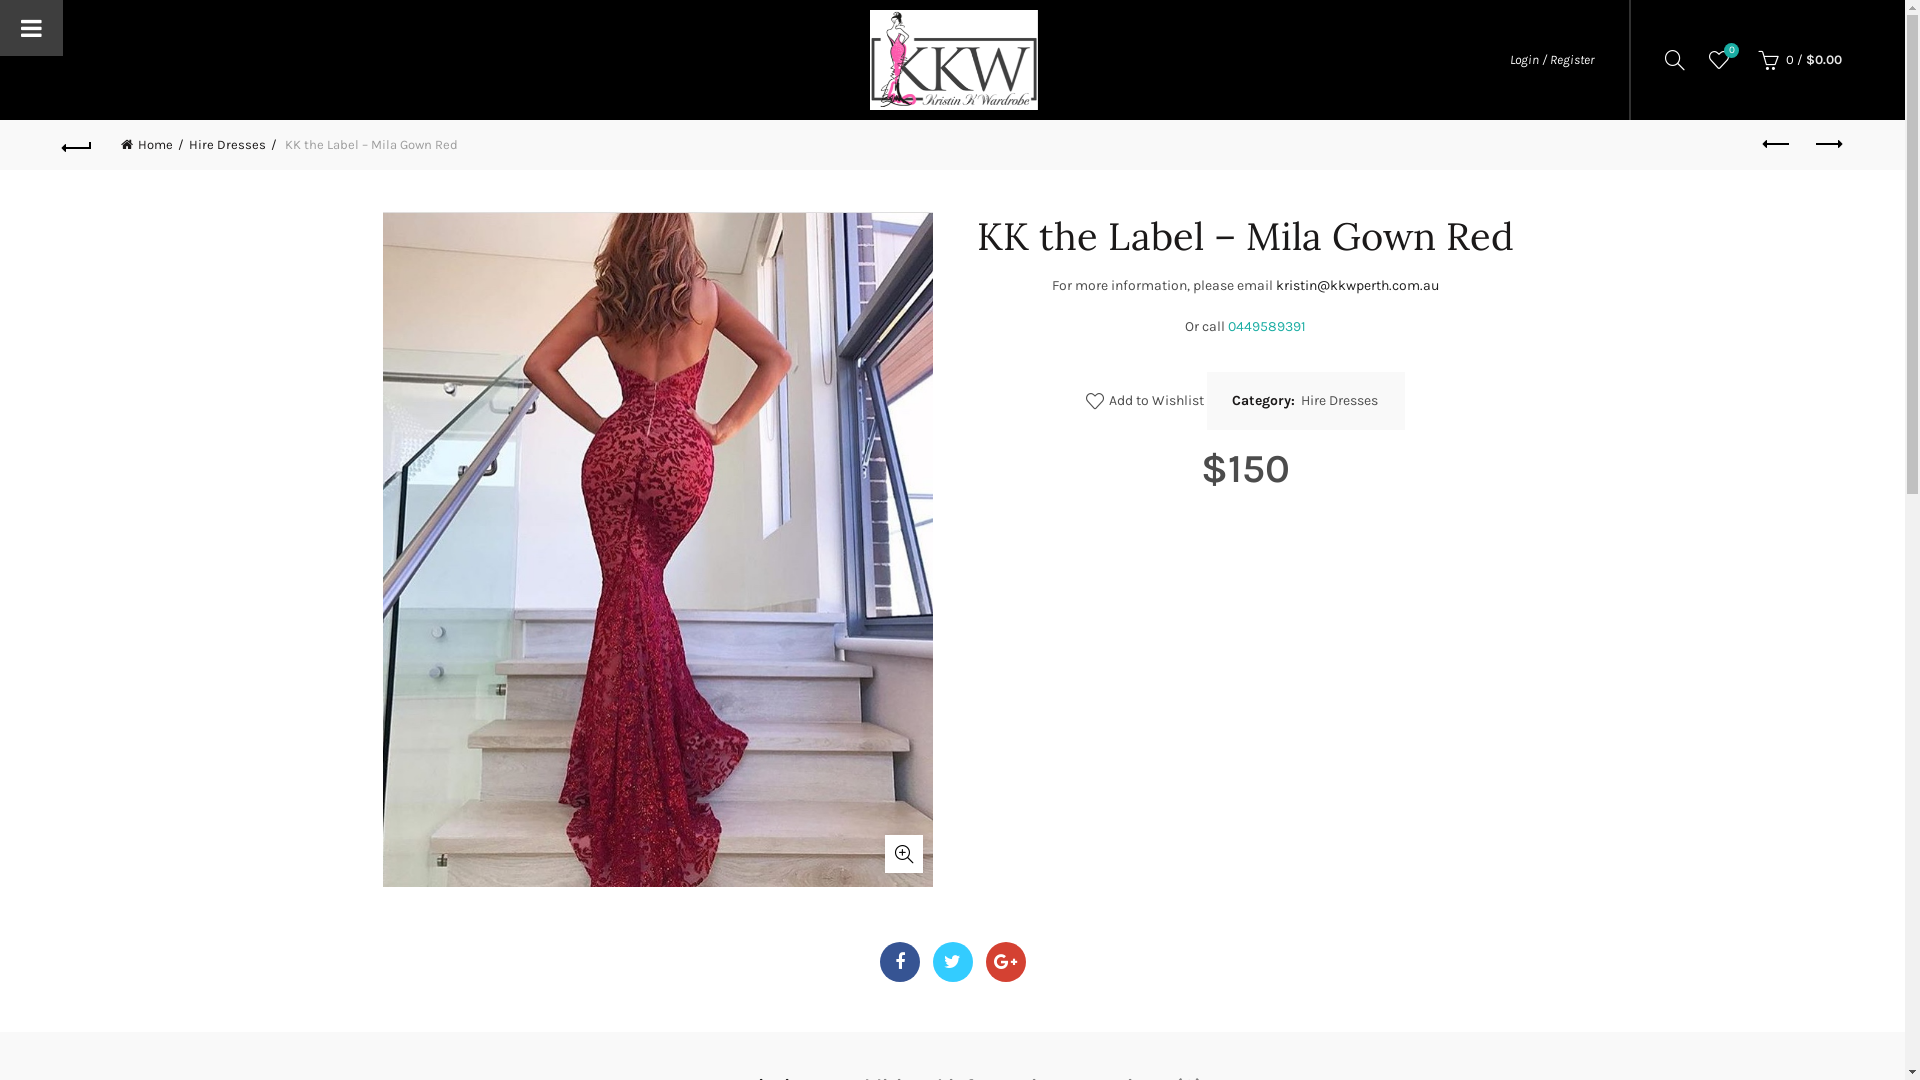  Describe the element at coordinates (382, 548) in the screenshot. I see `'47226340-601E-4D7D-B060-893178FAD881'` at that location.